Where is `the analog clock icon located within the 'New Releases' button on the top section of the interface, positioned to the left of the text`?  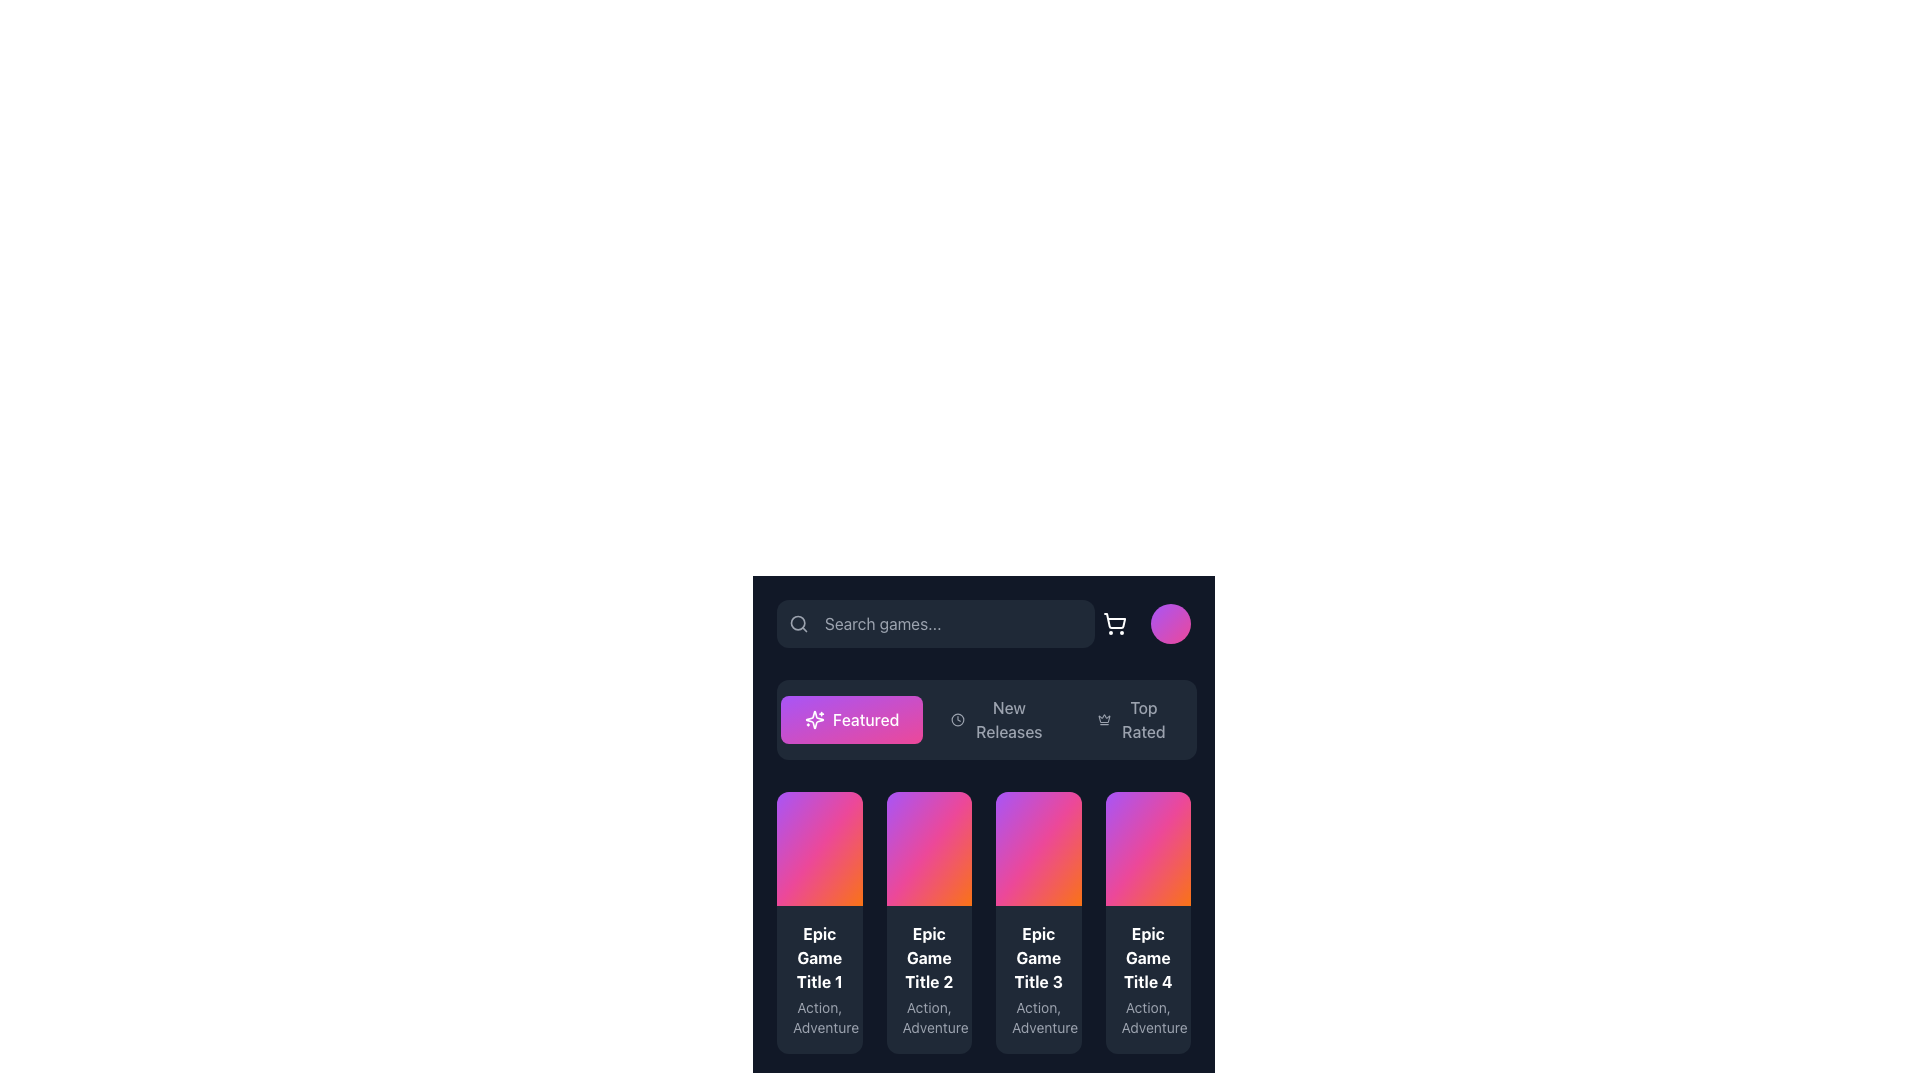 the analog clock icon located within the 'New Releases' button on the top section of the interface, positioned to the left of the text is located at coordinates (957, 720).